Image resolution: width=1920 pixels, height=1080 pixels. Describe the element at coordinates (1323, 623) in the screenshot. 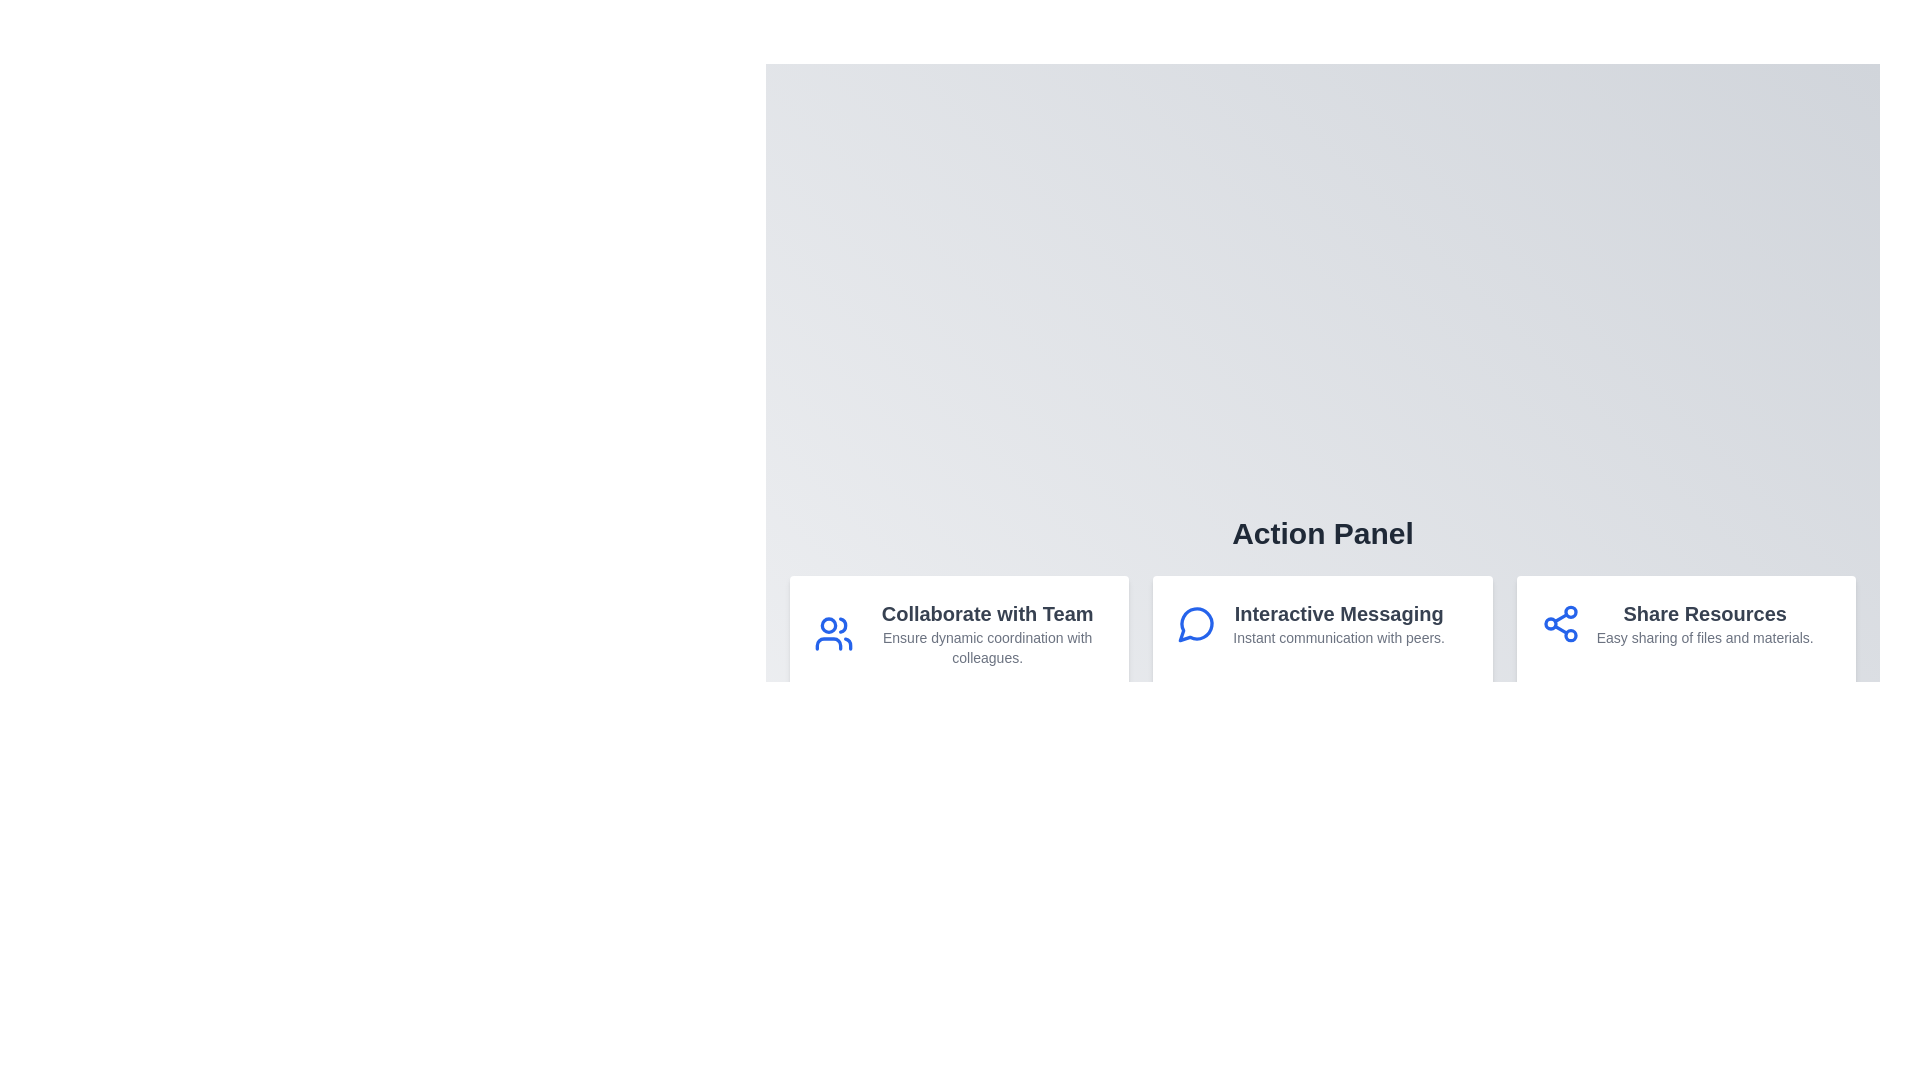

I see `the second feature box` at that location.